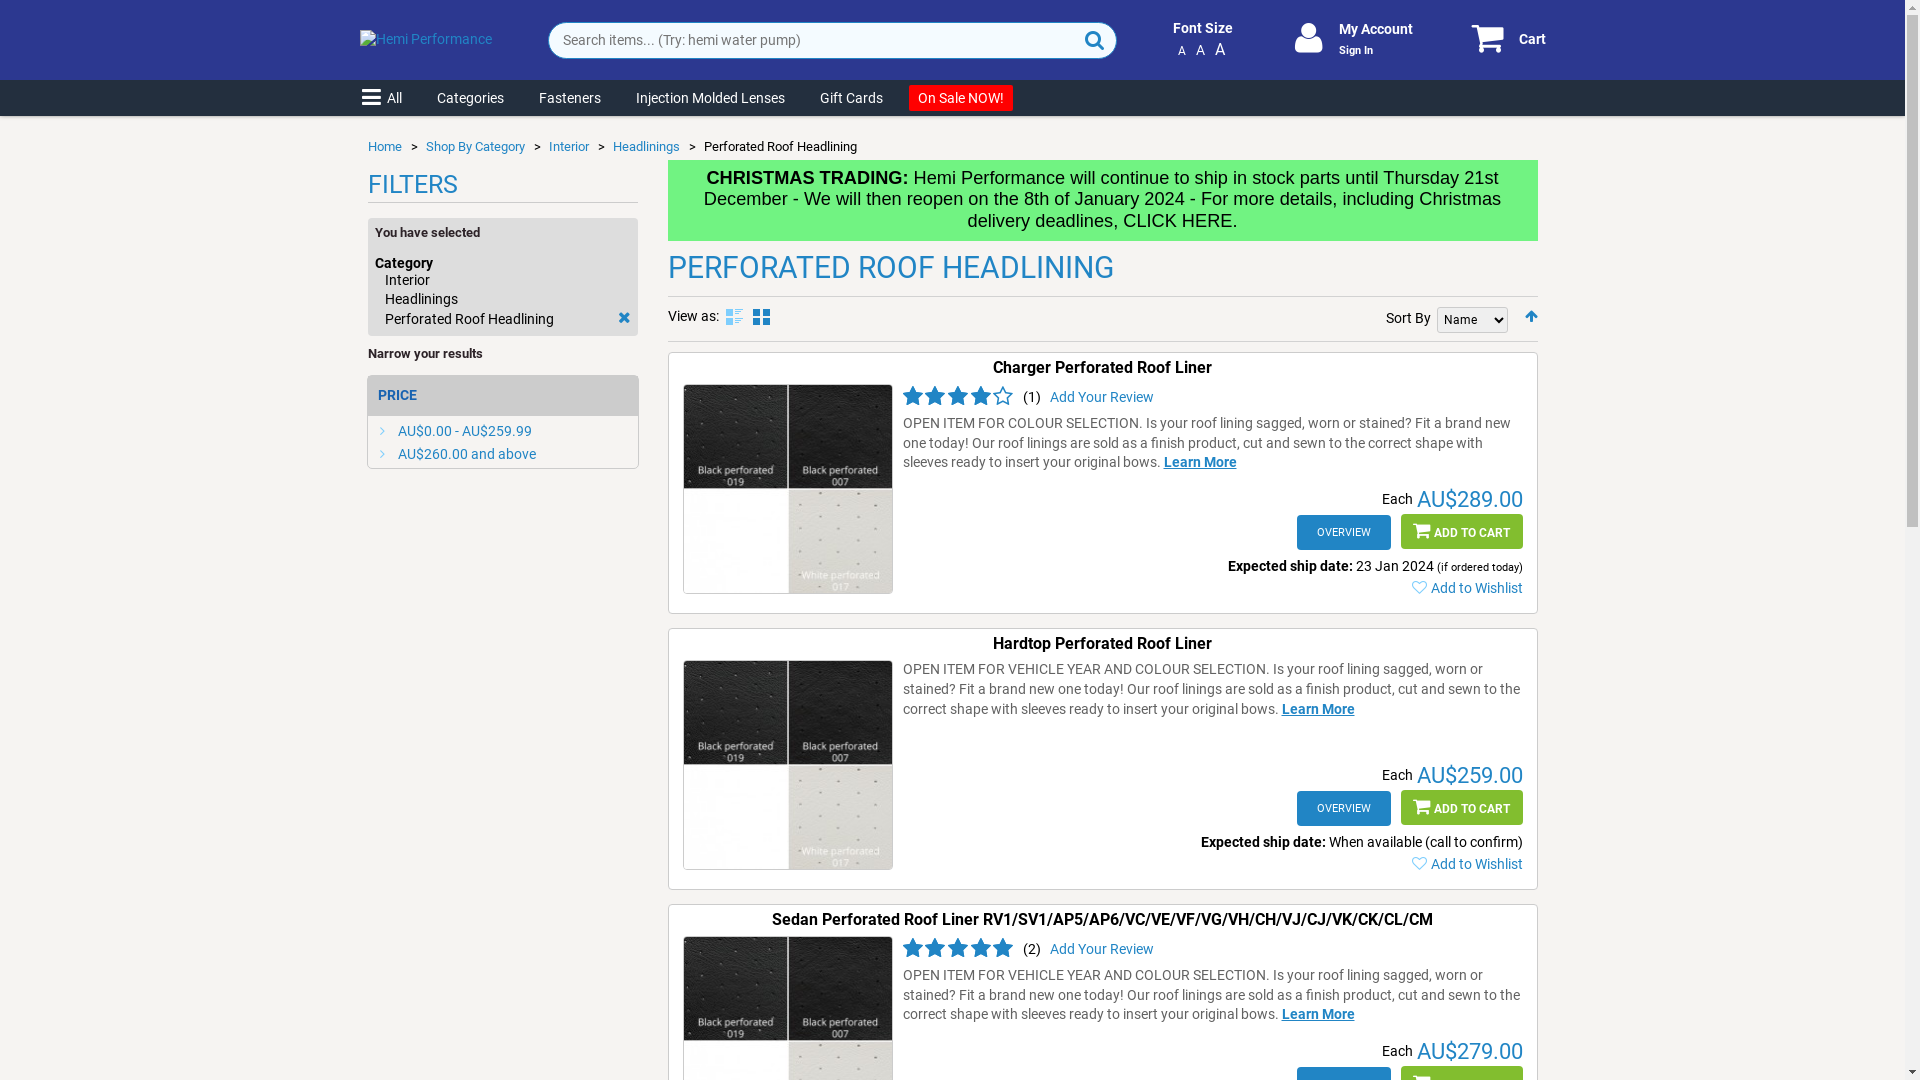 The width and height of the screenshot is (1920, 1080). I want to click on 'Set Descending Direction', so click(1529, 315).